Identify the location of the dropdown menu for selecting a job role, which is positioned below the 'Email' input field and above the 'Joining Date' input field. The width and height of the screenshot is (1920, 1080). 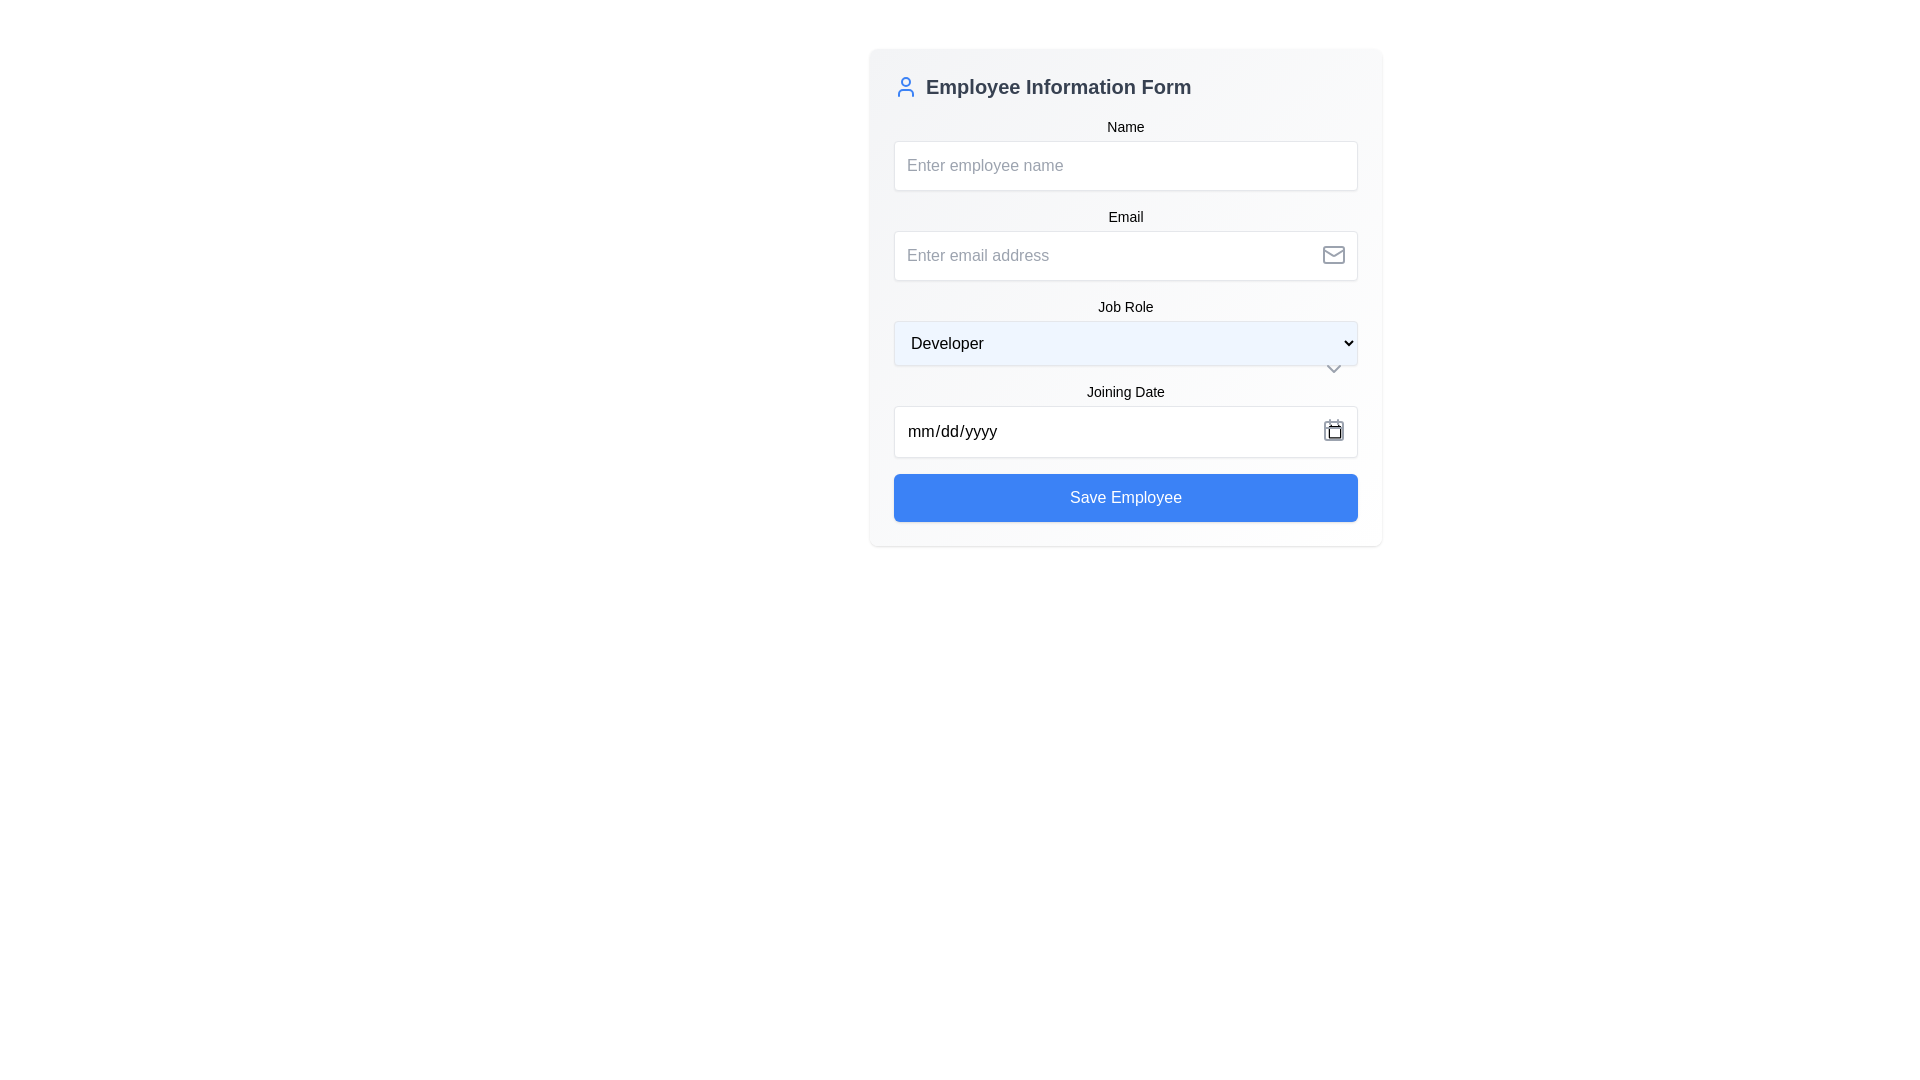
(1126, 297).